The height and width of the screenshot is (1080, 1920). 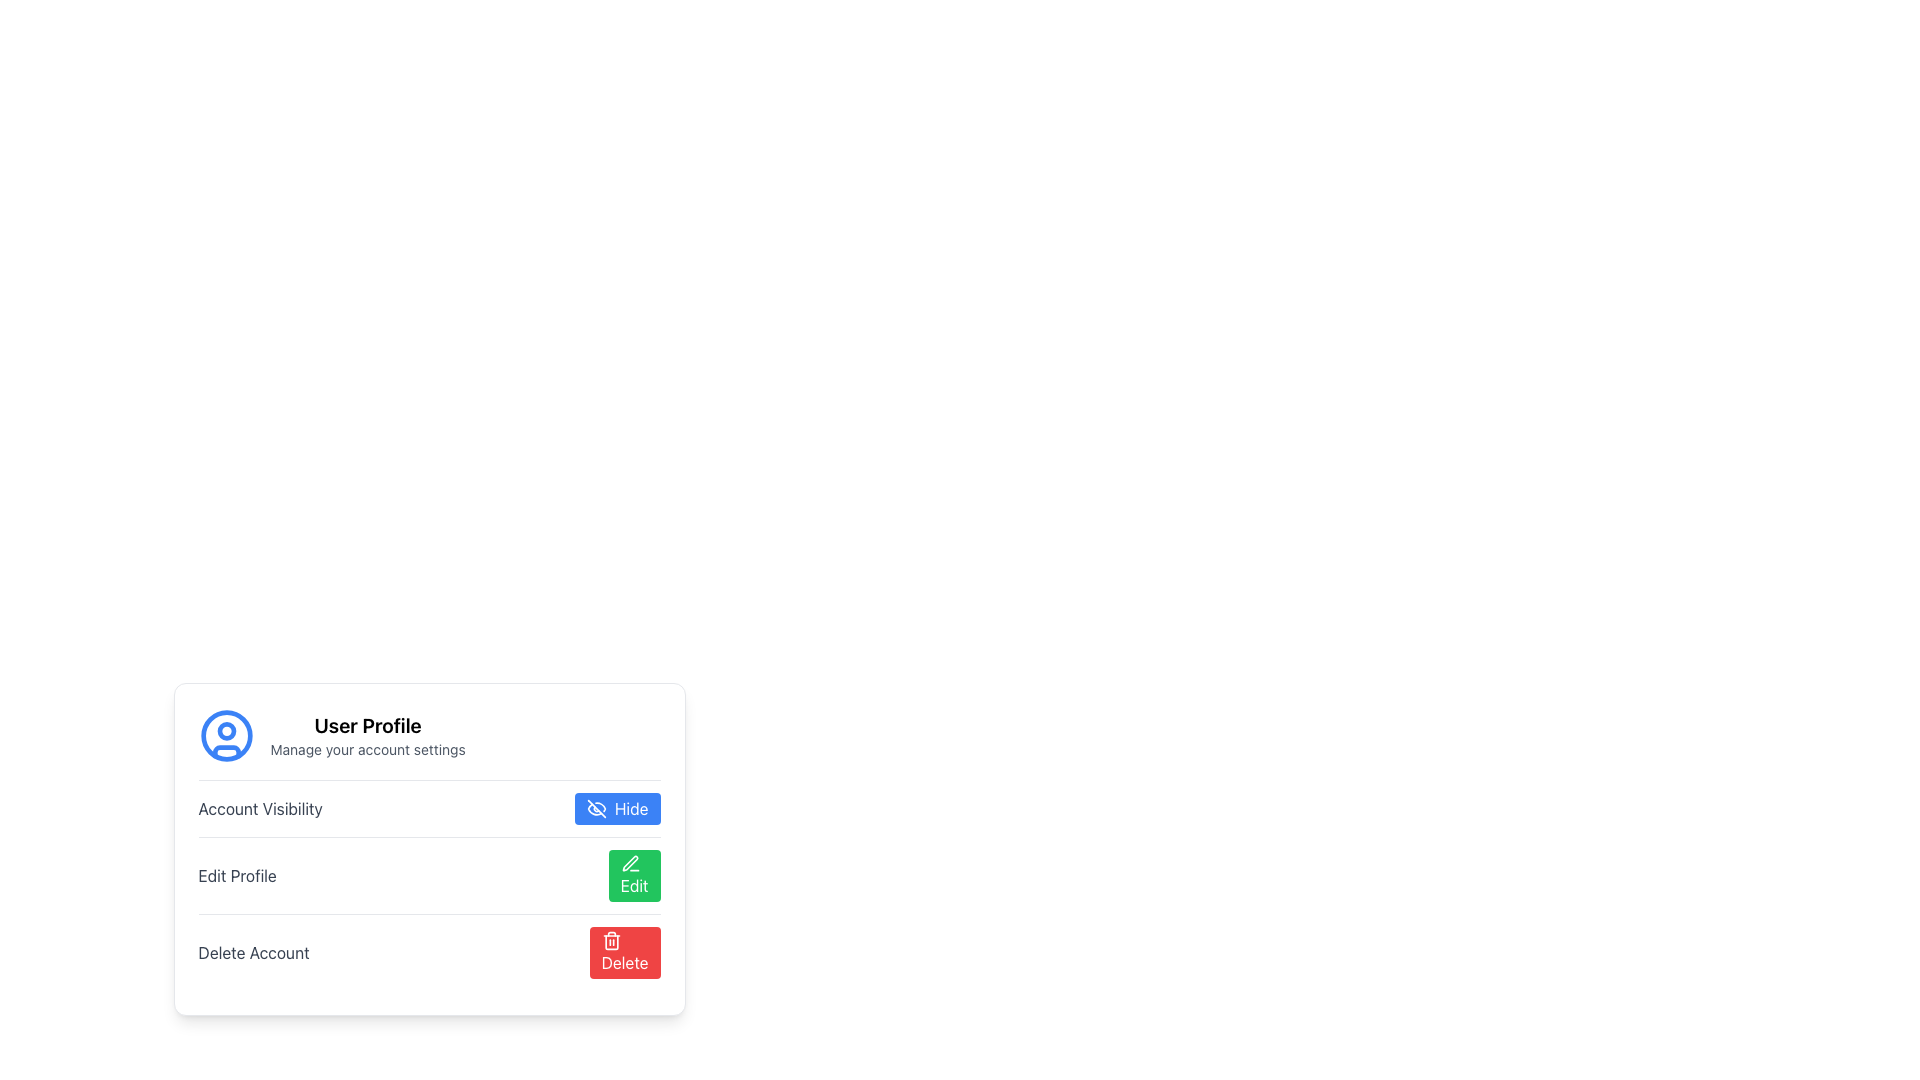 What do you see at coordinates (226, 736) in the screenshot?
I see `the blue circular user avatar icon located at the top of the profile section` at bounding box center [226, 736].